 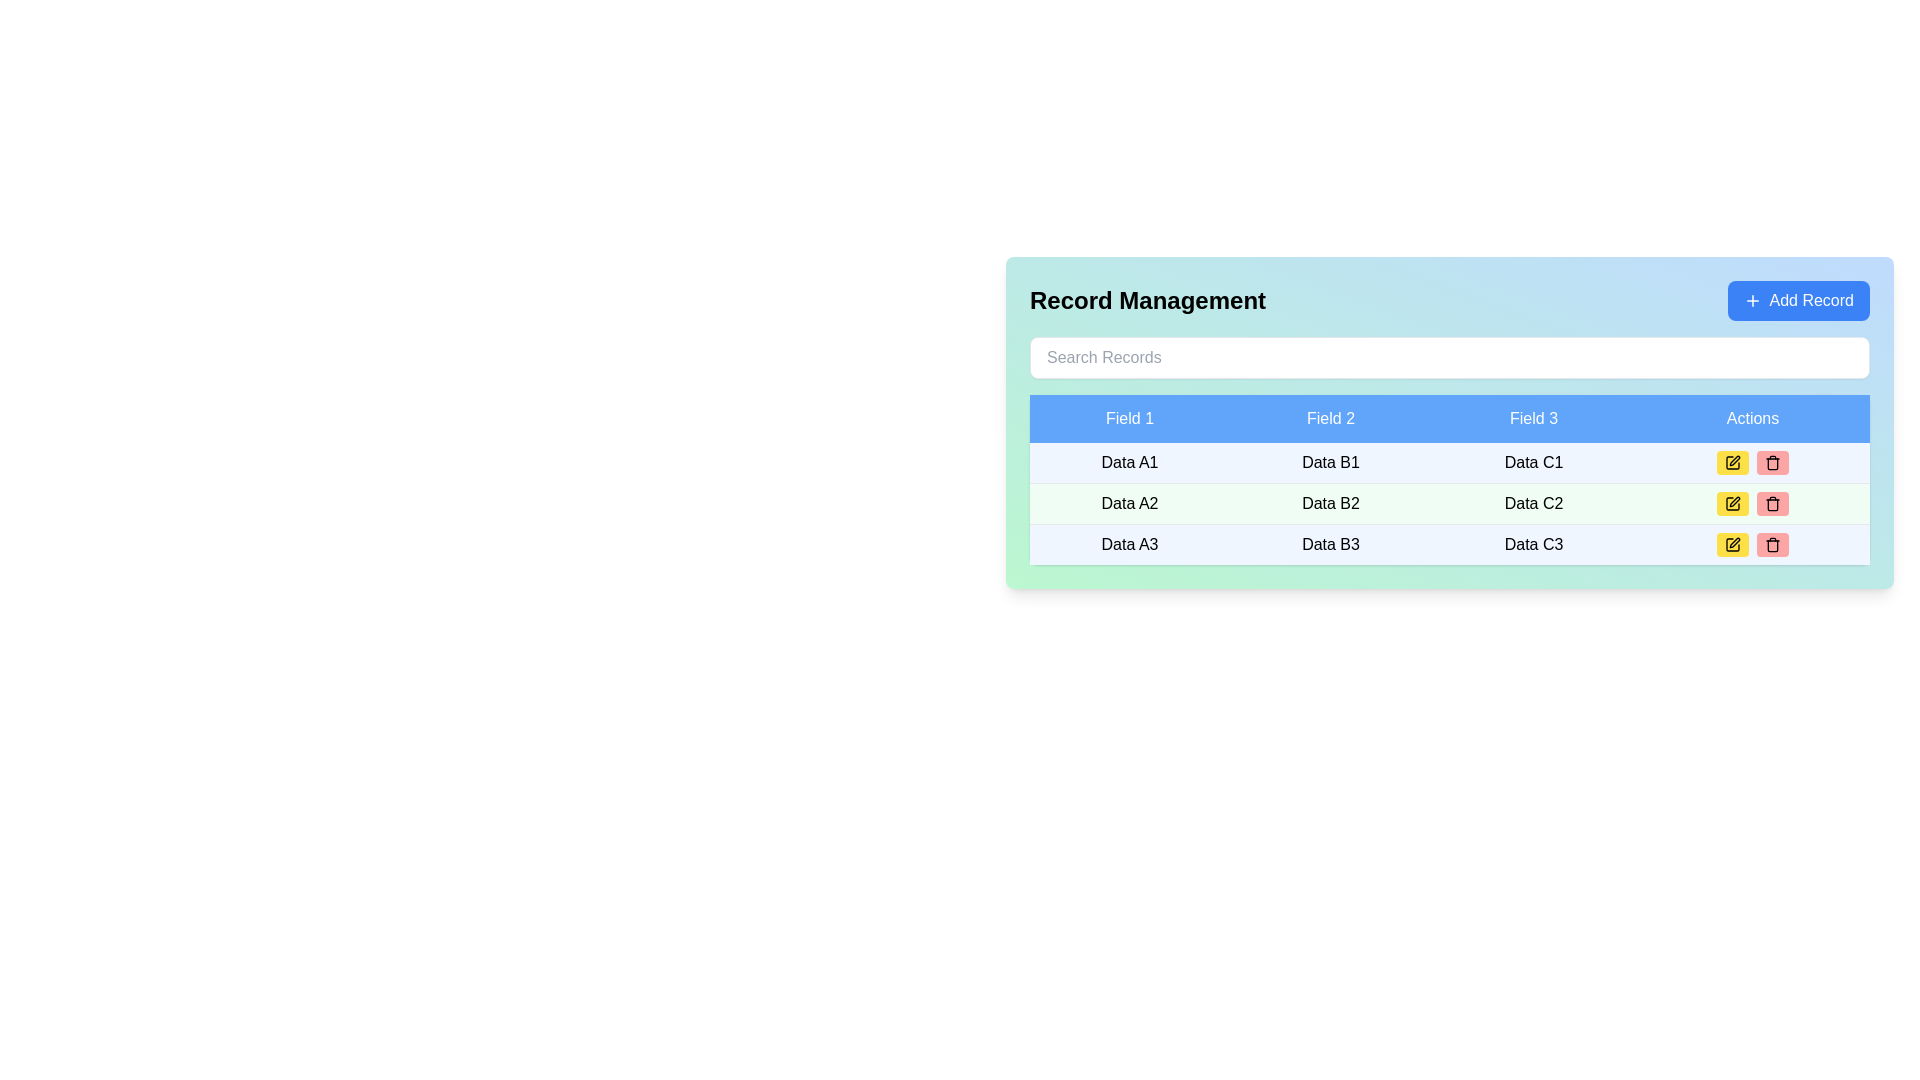 What do you see at coordinates (1751, 462) in the screenshot?
I see `the delete button in the second row of the Action group located in the Actions column of the table` at bounding box center [1751, 462].